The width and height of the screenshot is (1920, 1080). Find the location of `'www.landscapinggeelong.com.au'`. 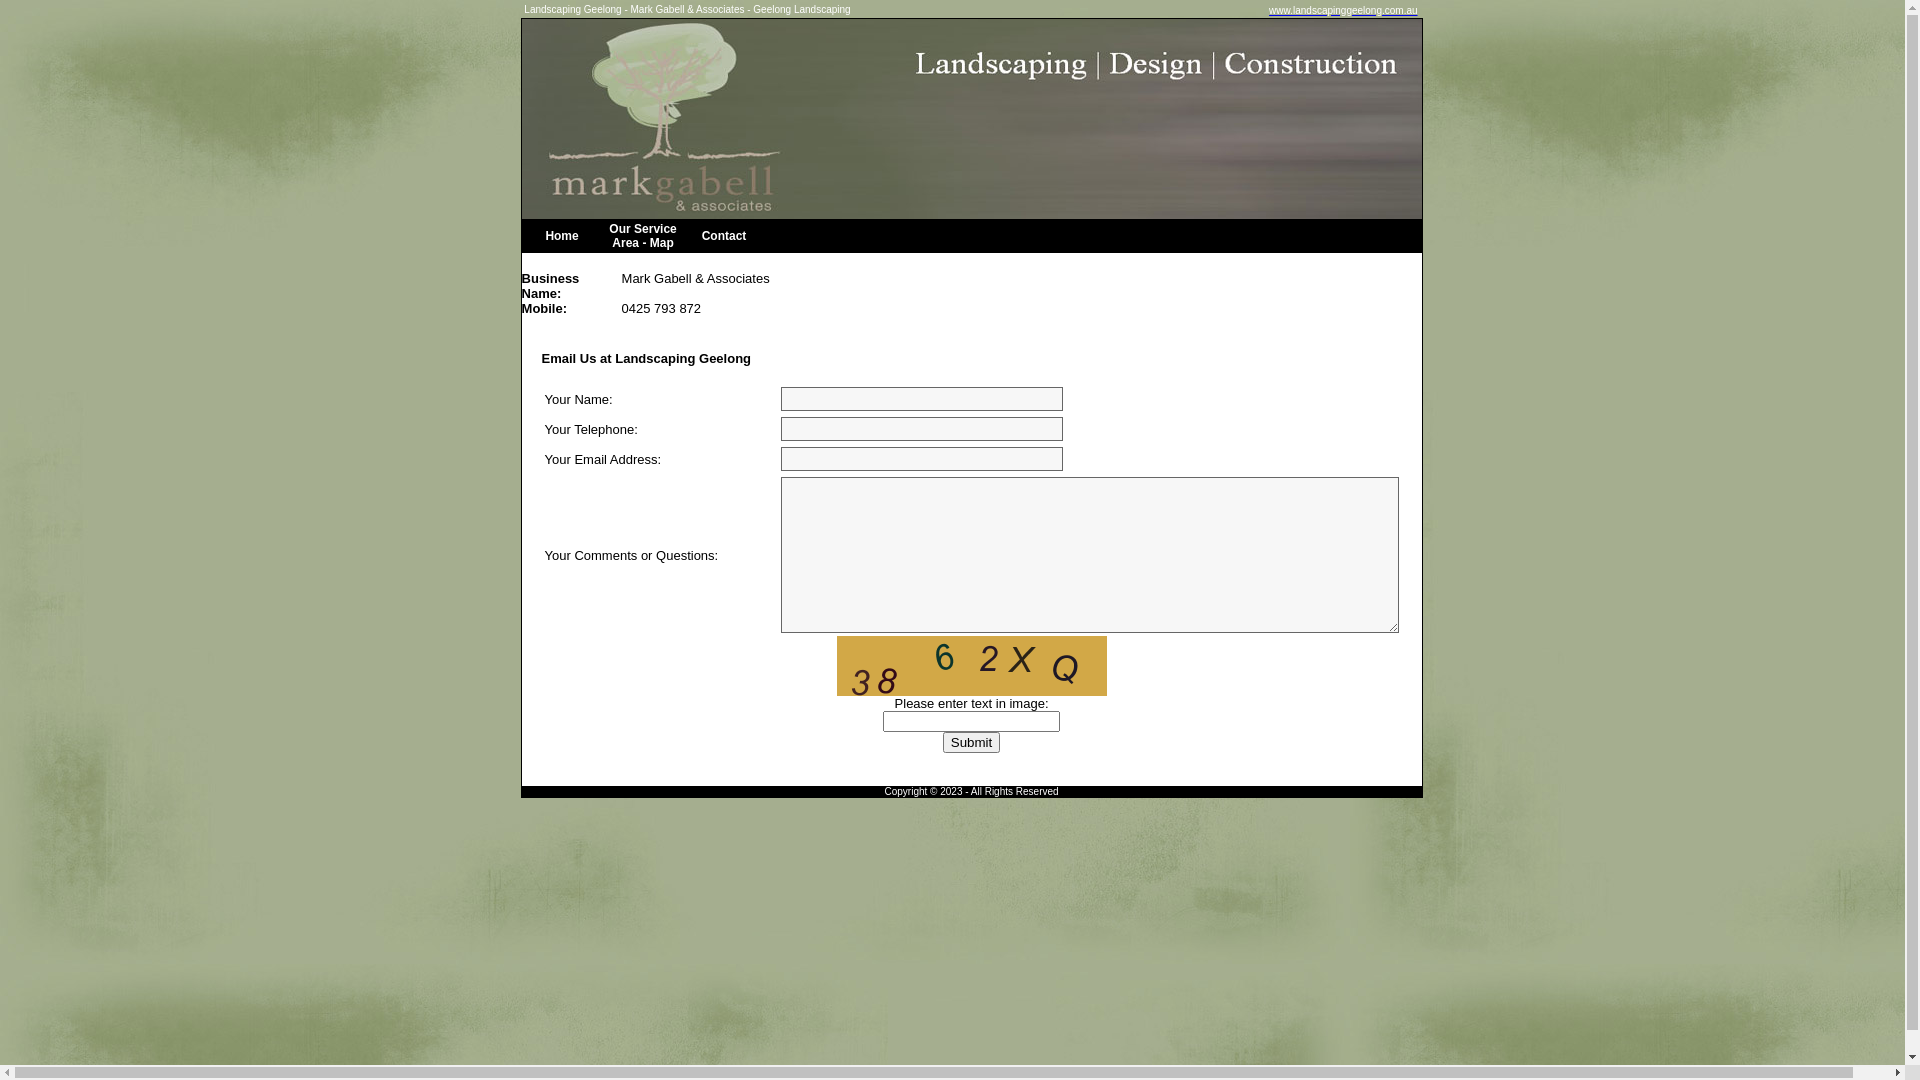

'www.landscapinggeelong.com.au' is located at coordinates (1343, 8).